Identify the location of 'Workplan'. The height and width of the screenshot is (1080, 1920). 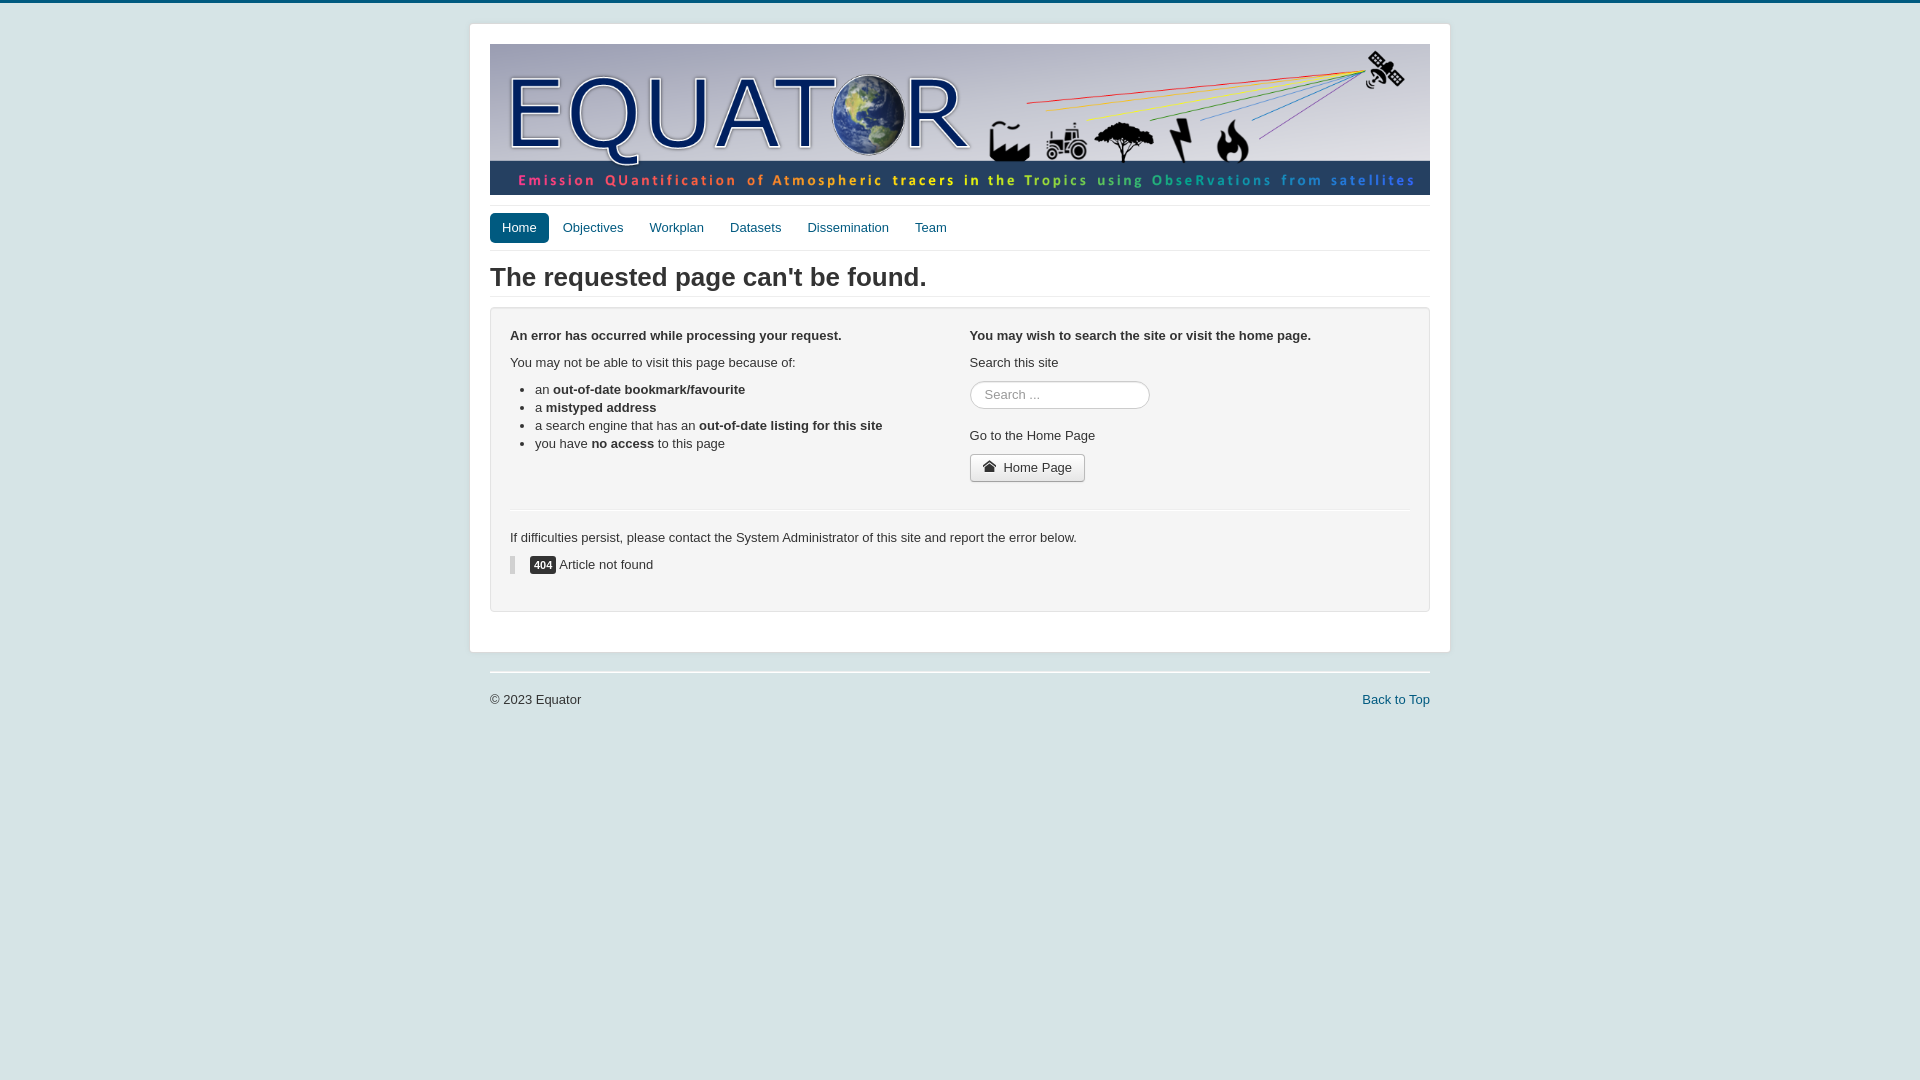
(676, 226).